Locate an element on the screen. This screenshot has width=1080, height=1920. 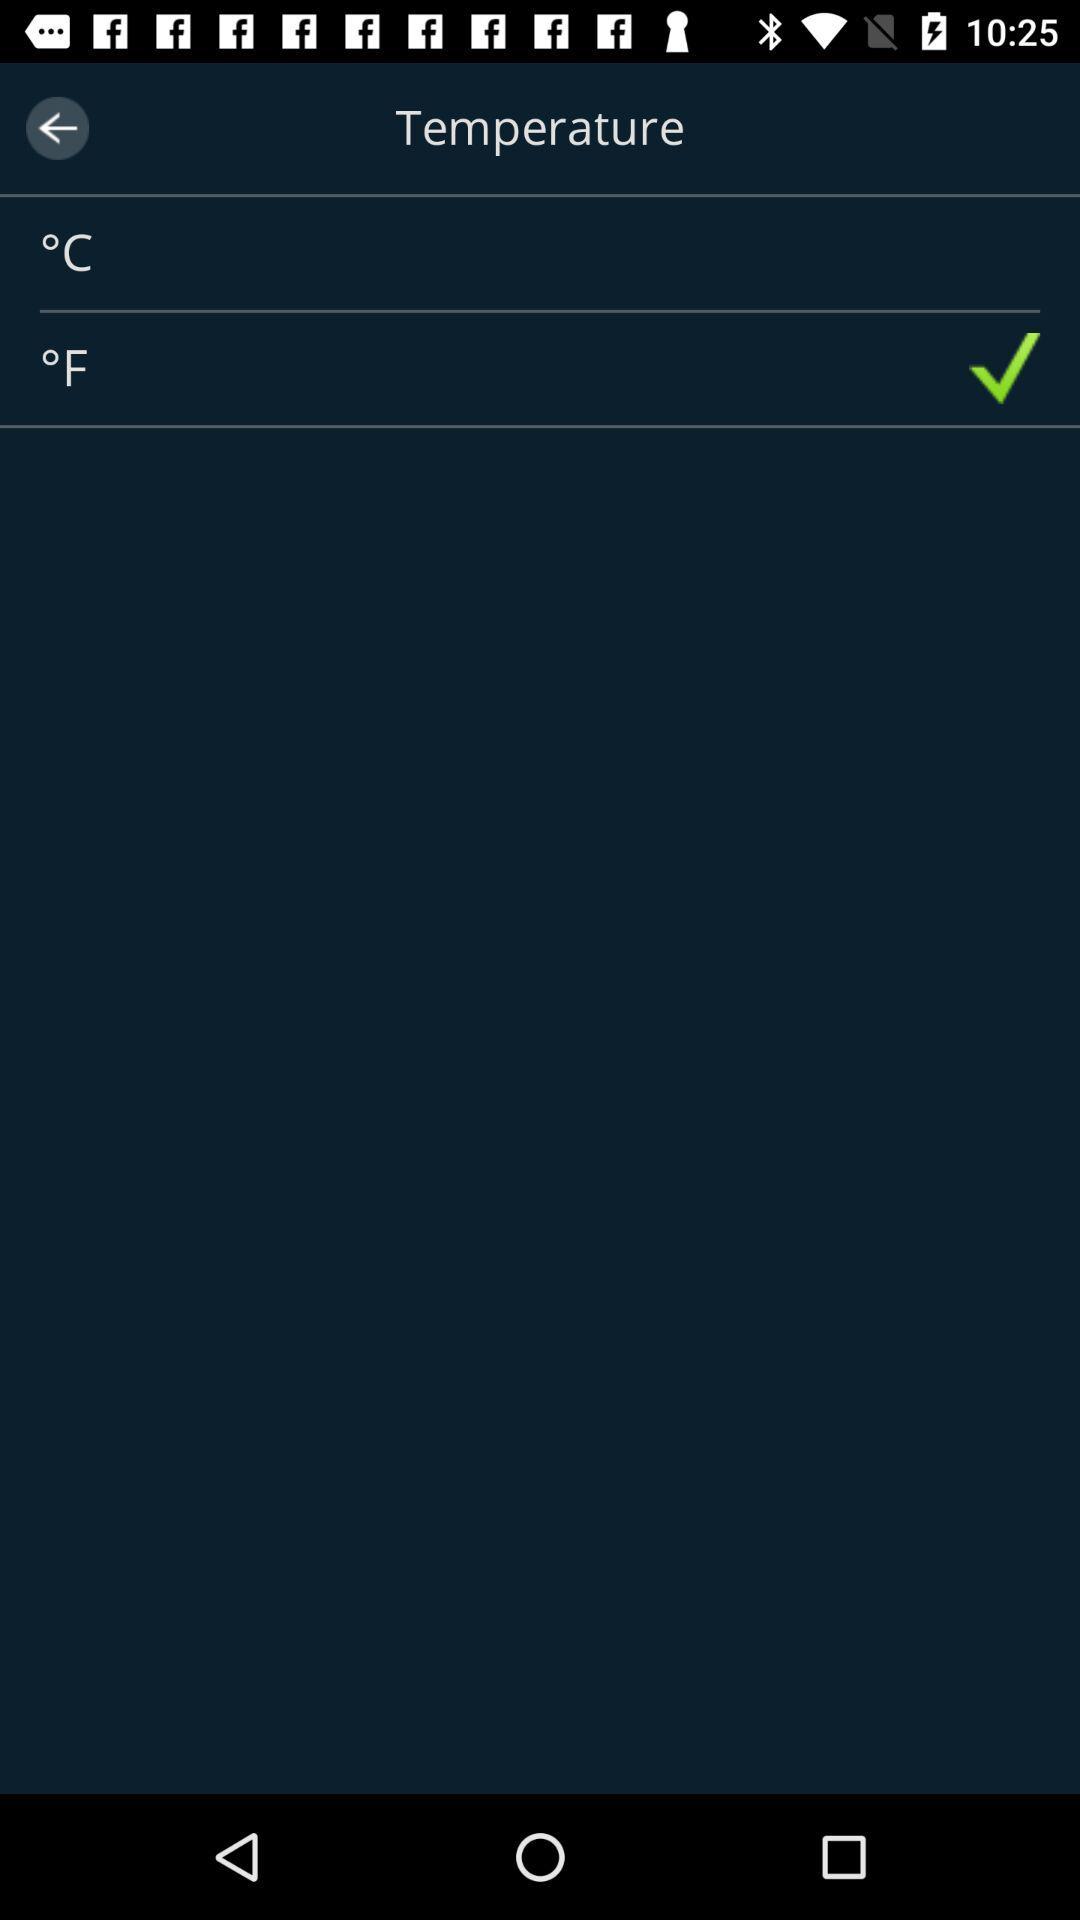
the arrow_backward icon is located at coordinates (56, 127).